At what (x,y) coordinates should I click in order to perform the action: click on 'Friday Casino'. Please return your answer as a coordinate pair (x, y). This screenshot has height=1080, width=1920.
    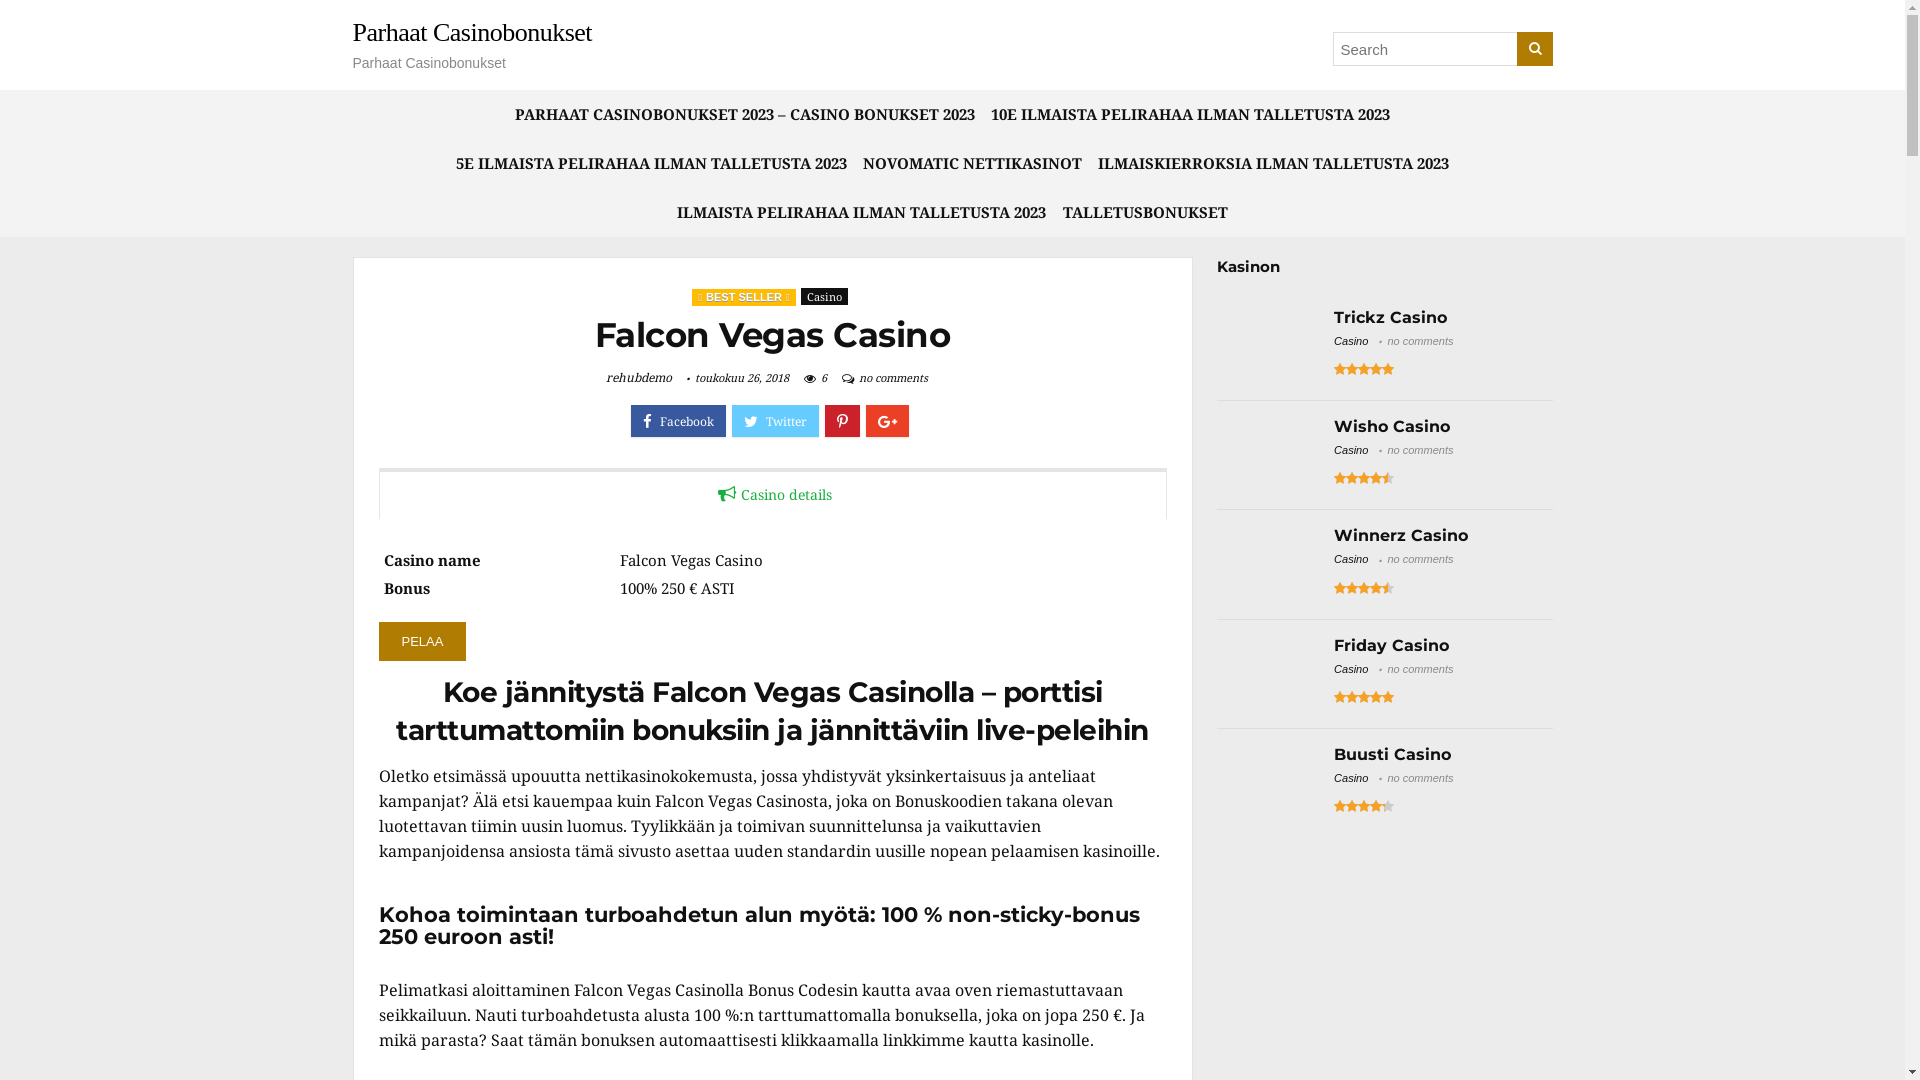
    Looking at the image, I should click on (1390, 645).